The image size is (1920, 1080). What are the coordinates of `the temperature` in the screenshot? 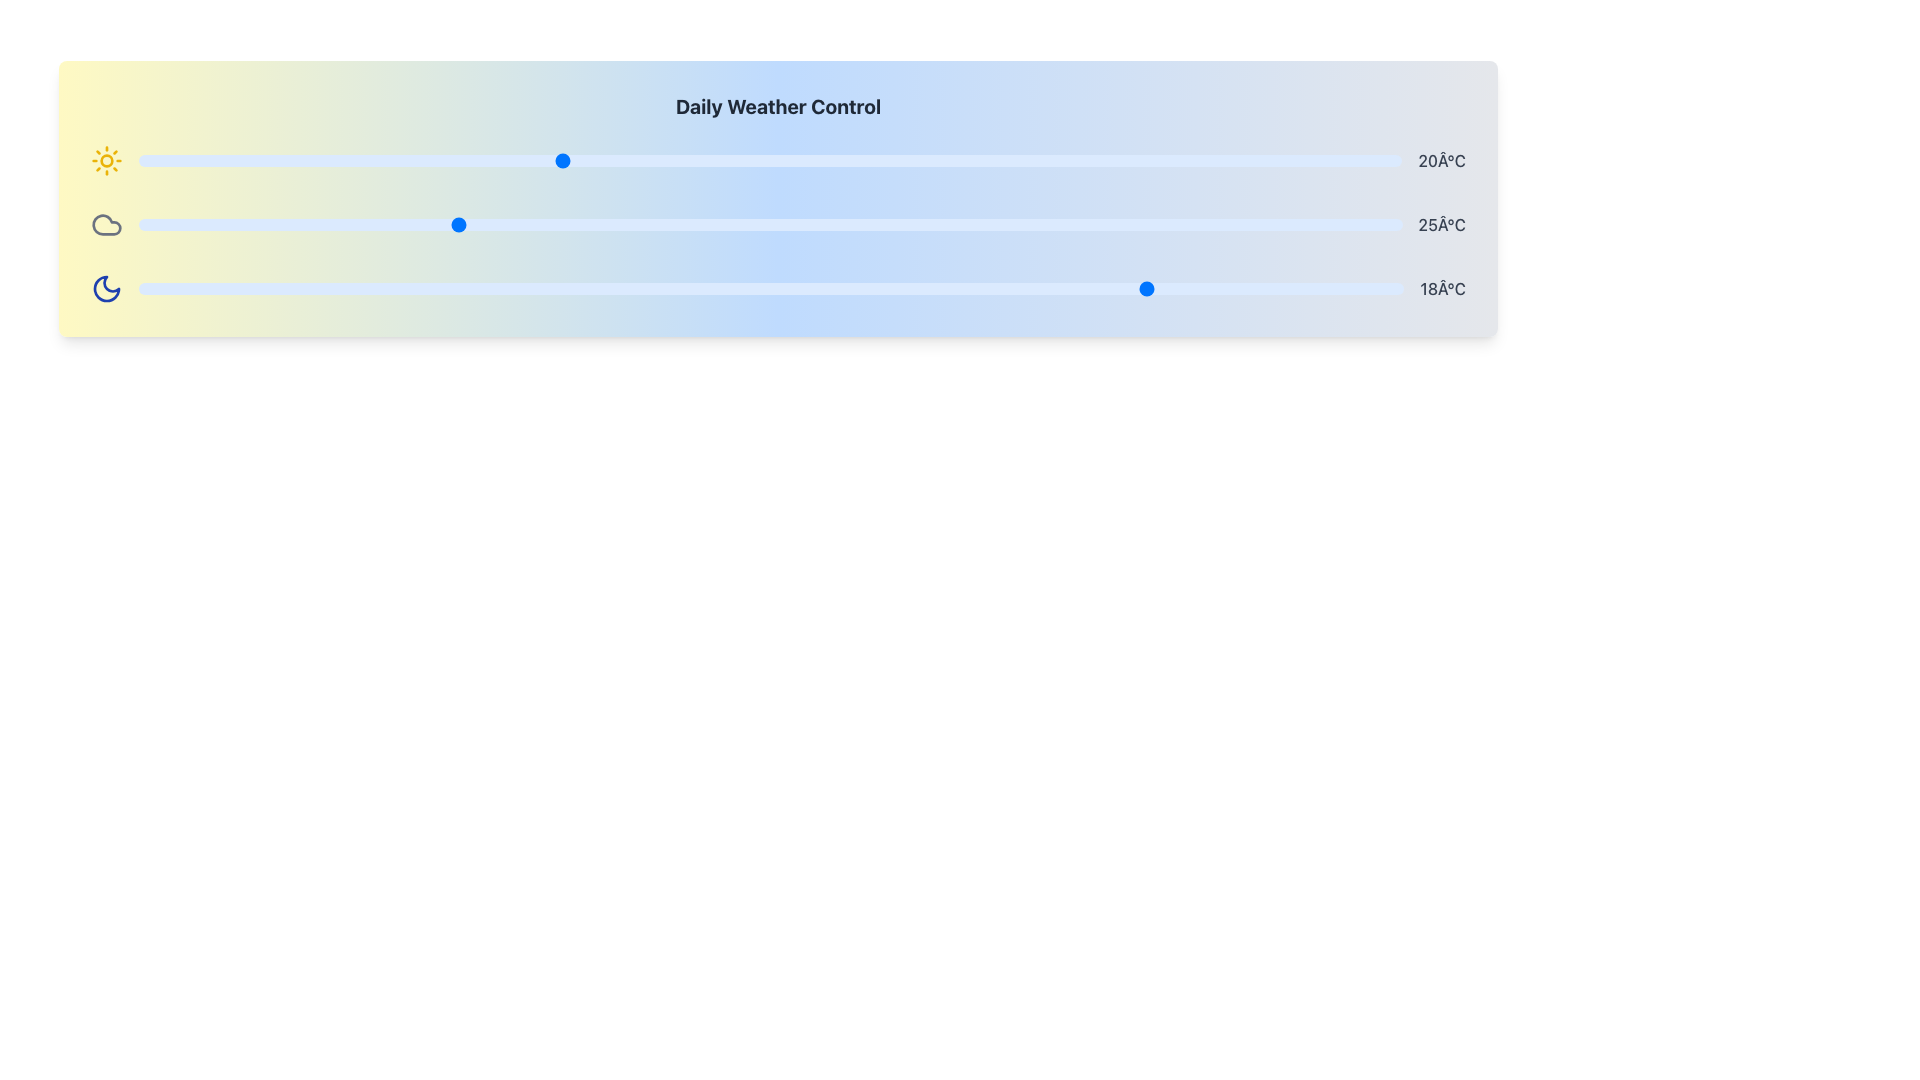 It's located at (833, 224).